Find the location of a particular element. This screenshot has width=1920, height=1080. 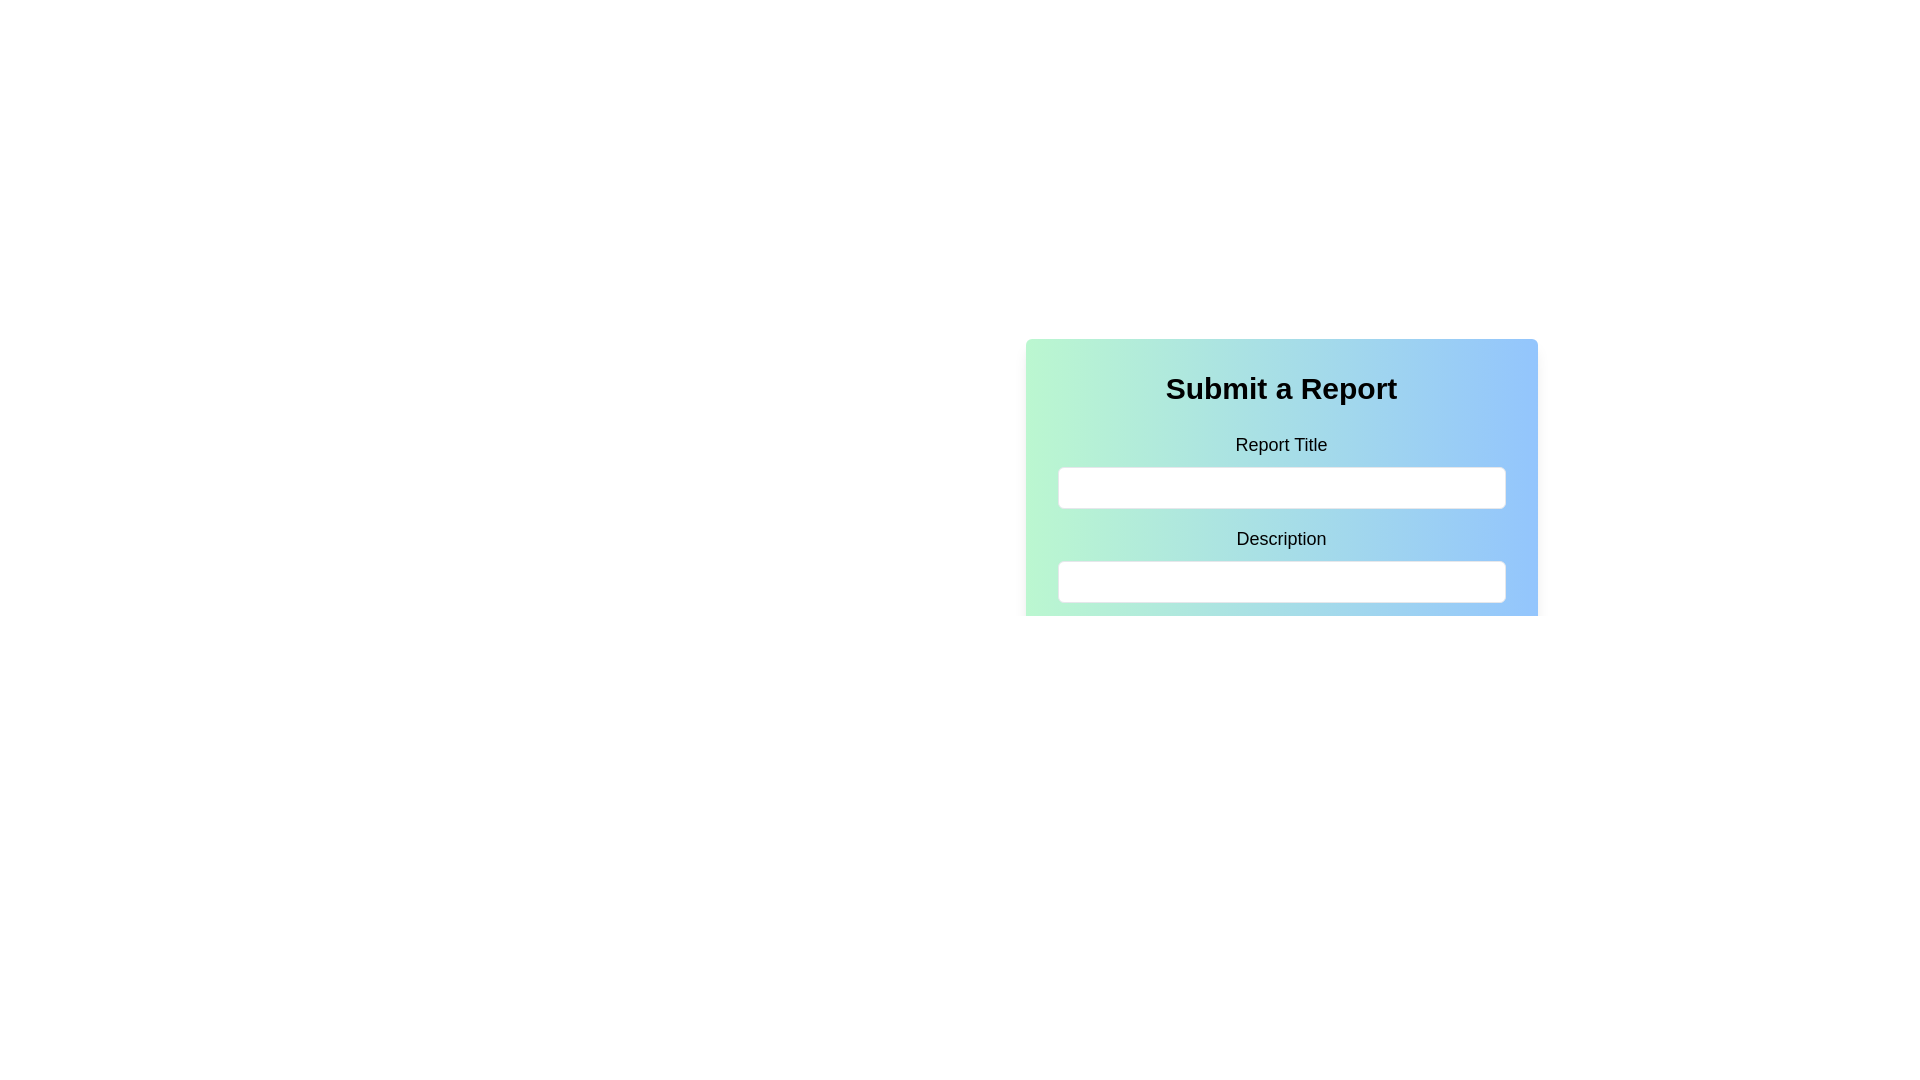

the 'Description' label, which is a medium-sized, bold text element positioned prominently above an input box, located directly below the 'Report Title' label is located at coordinates (1281, 538).